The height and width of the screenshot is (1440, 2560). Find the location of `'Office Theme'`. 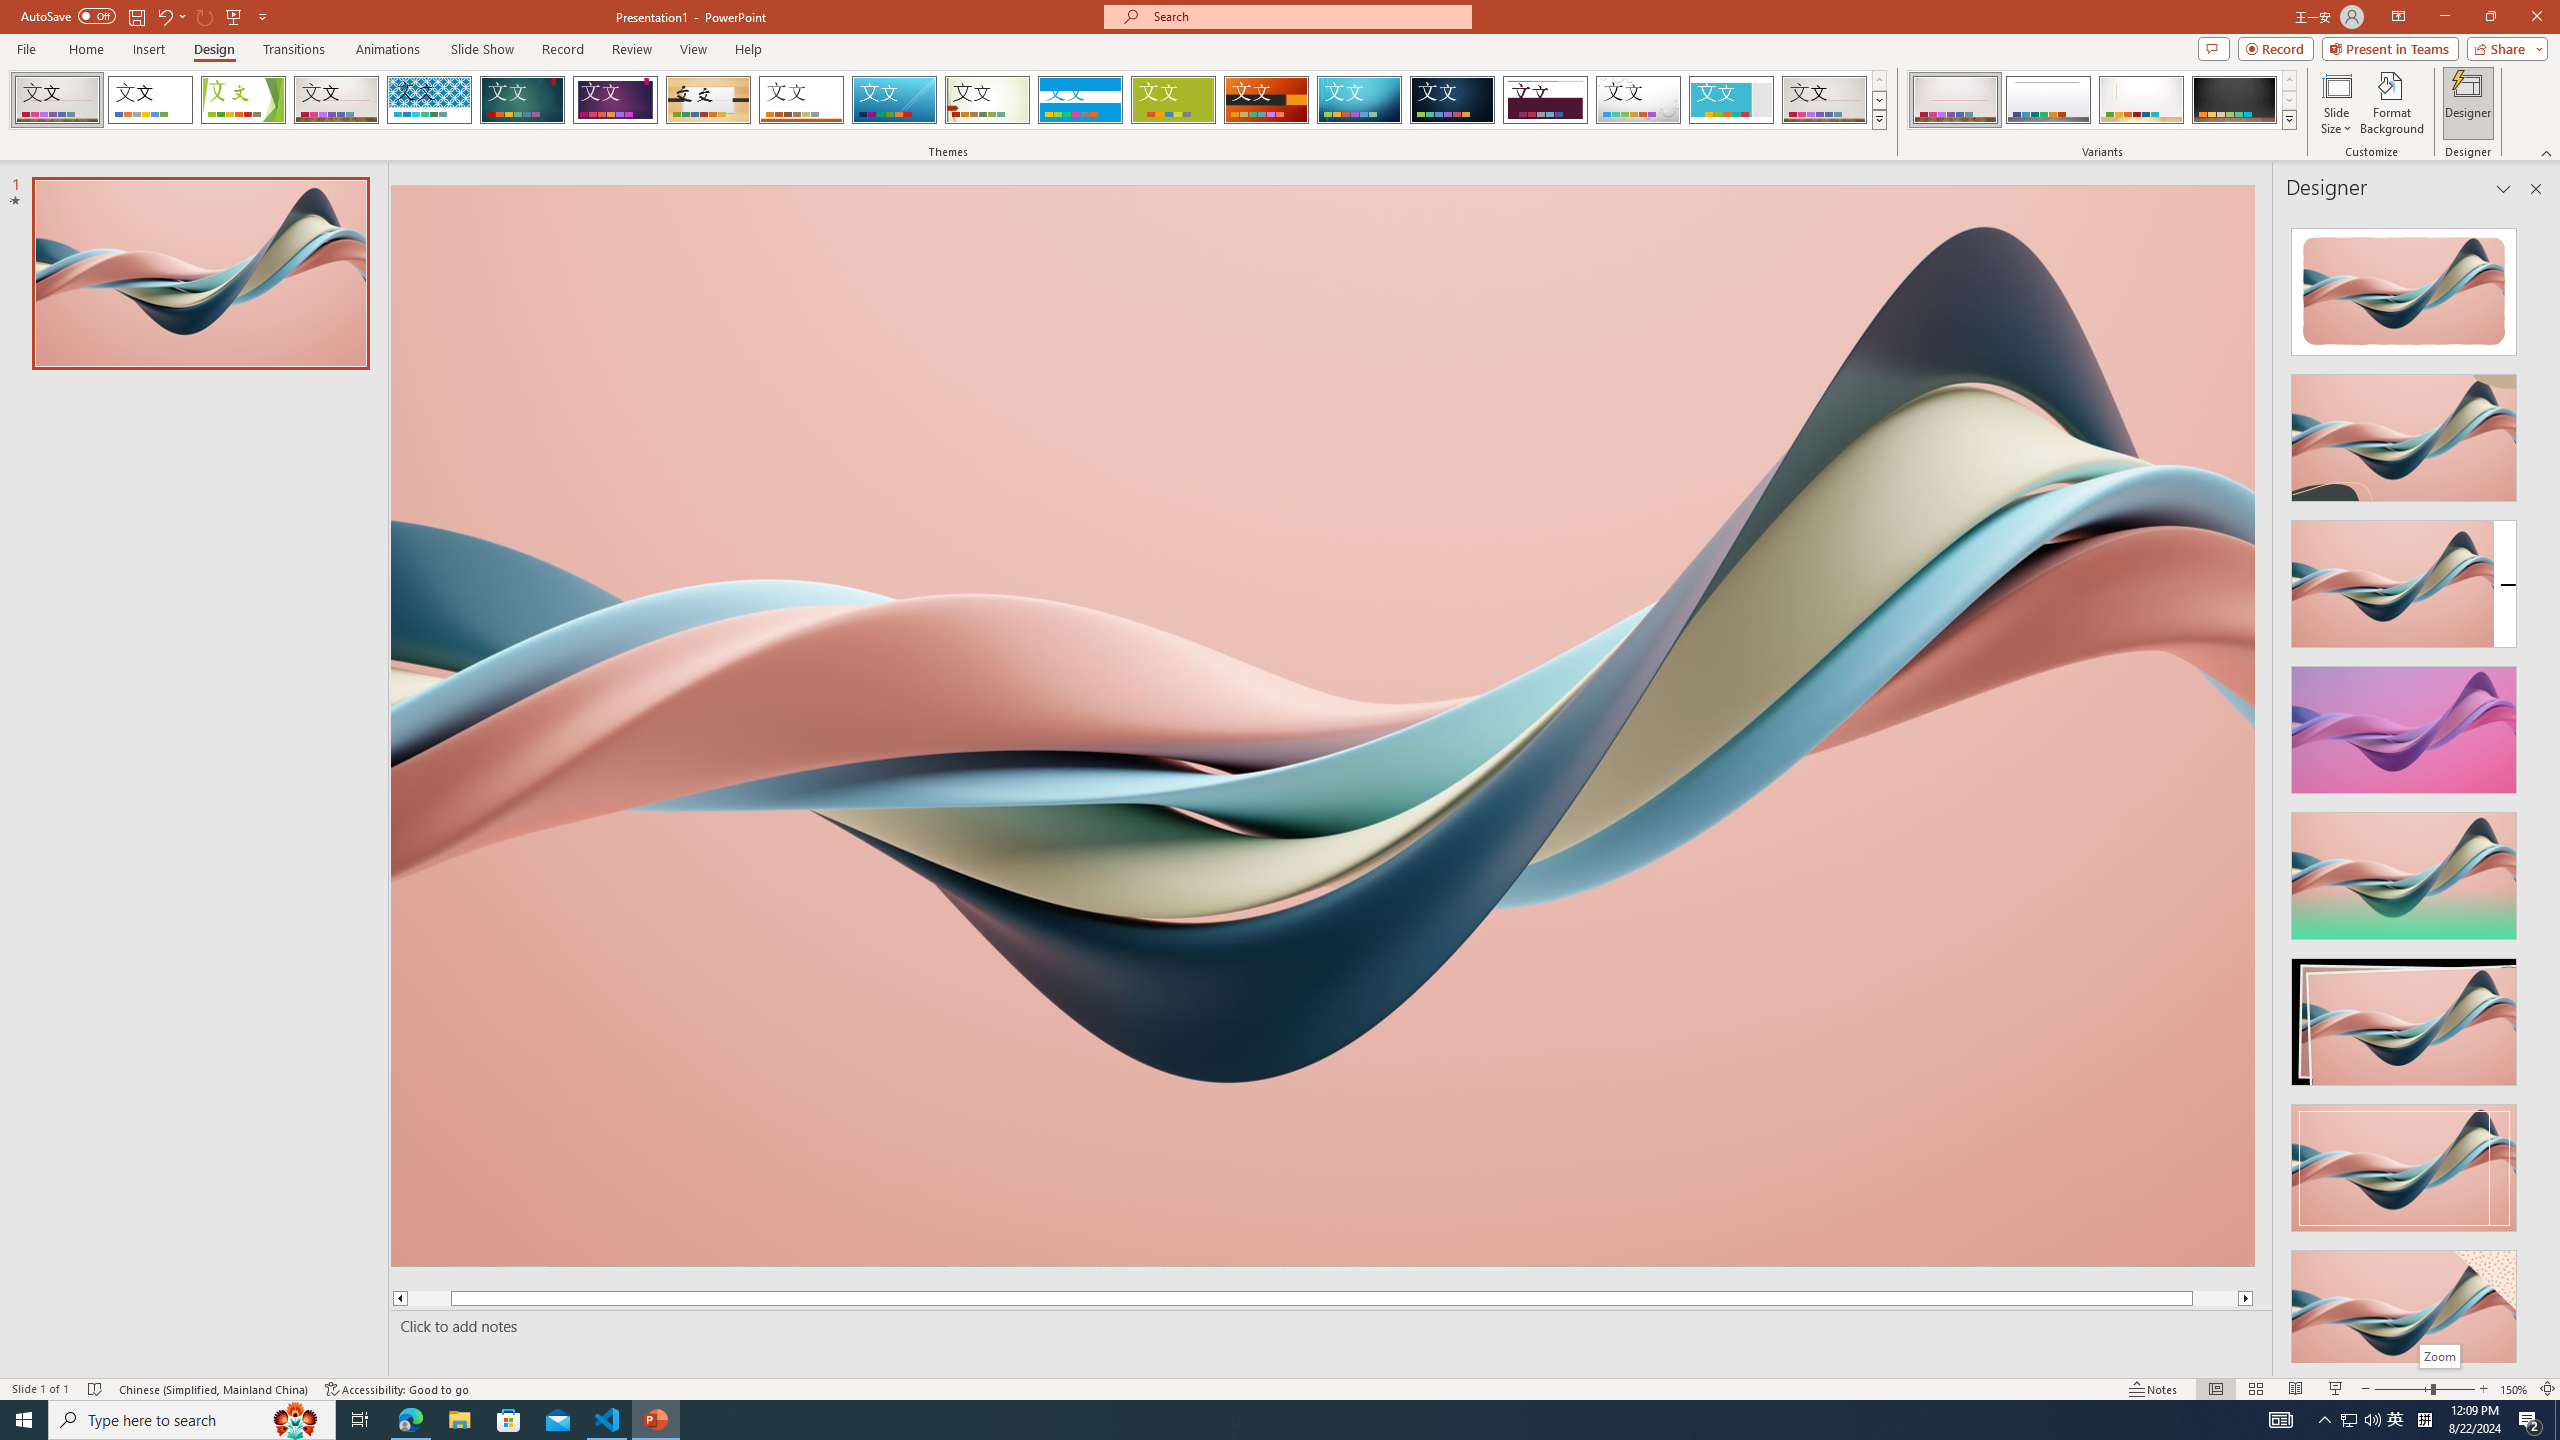

'Office Theme' is located at coordinates (150, 99).